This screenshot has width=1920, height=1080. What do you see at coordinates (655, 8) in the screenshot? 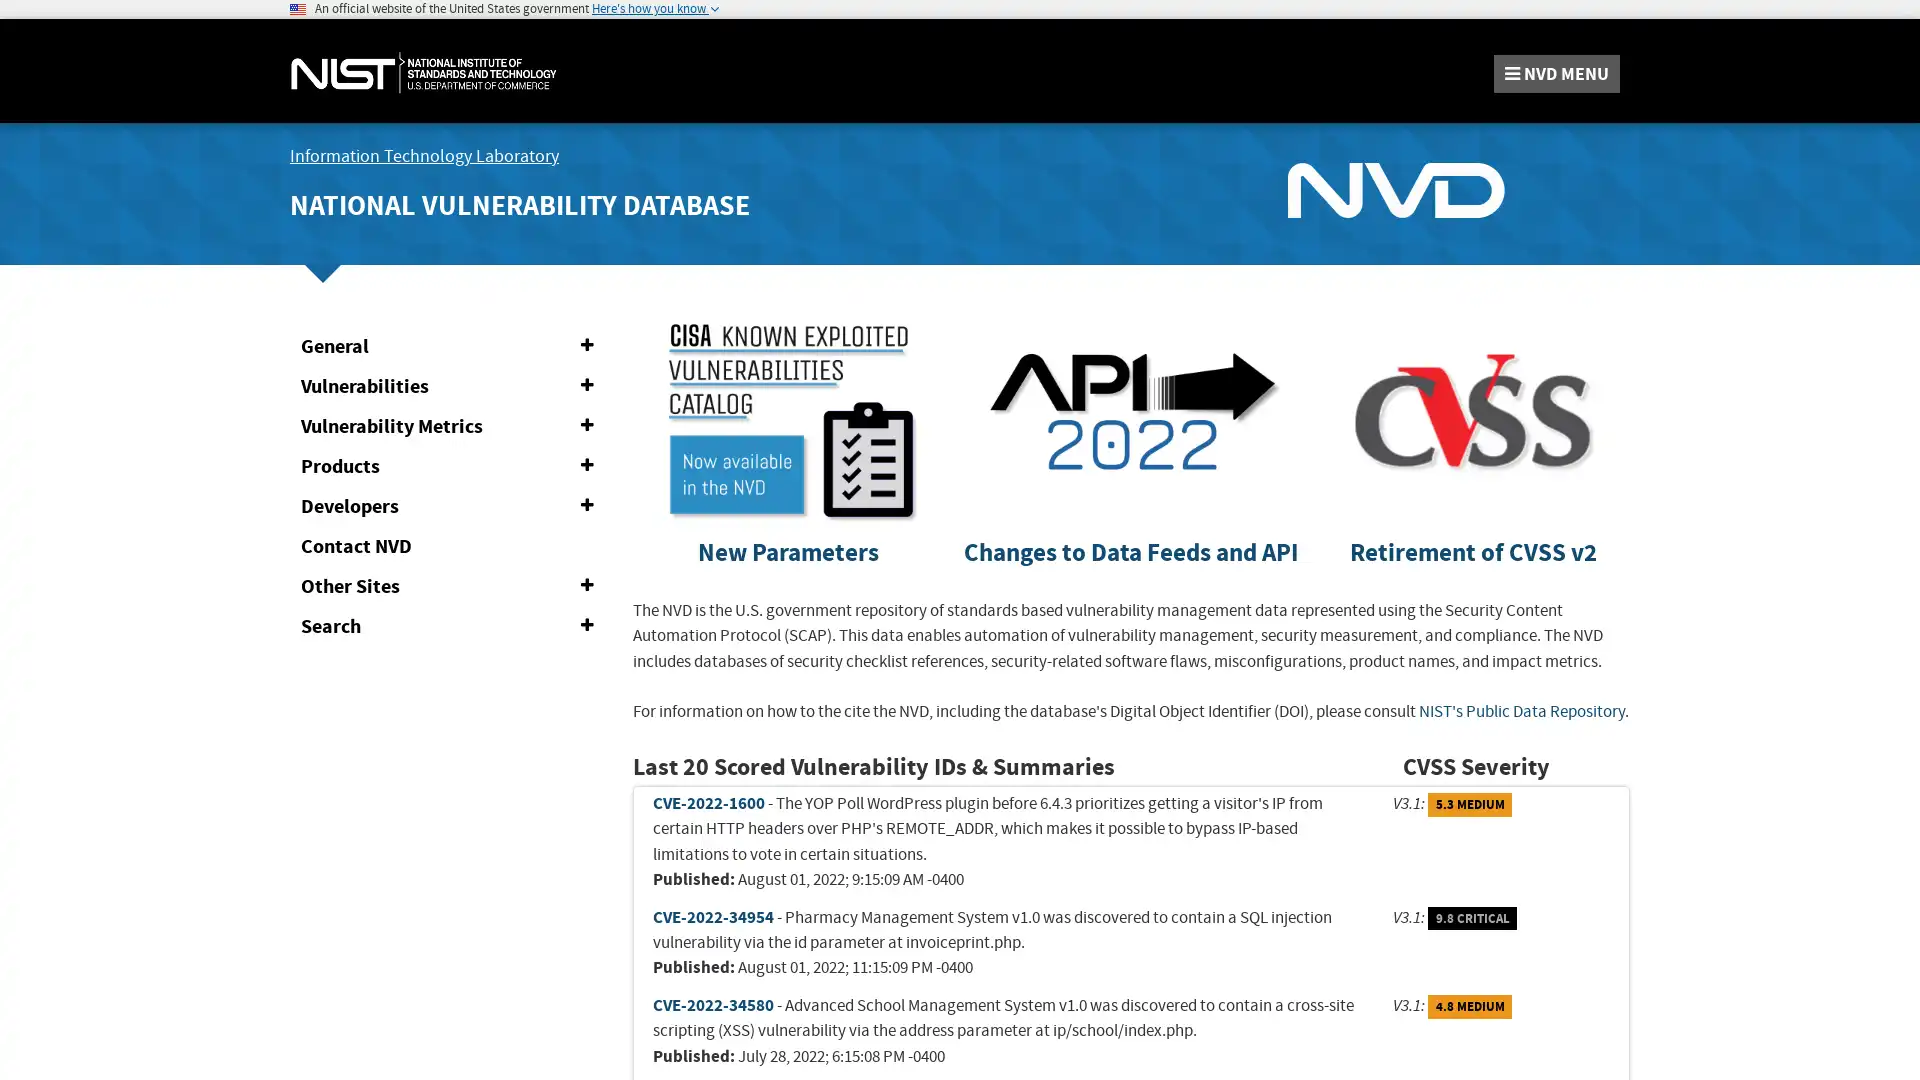
I see `Here's how you know` at bounding box center [655, 8].